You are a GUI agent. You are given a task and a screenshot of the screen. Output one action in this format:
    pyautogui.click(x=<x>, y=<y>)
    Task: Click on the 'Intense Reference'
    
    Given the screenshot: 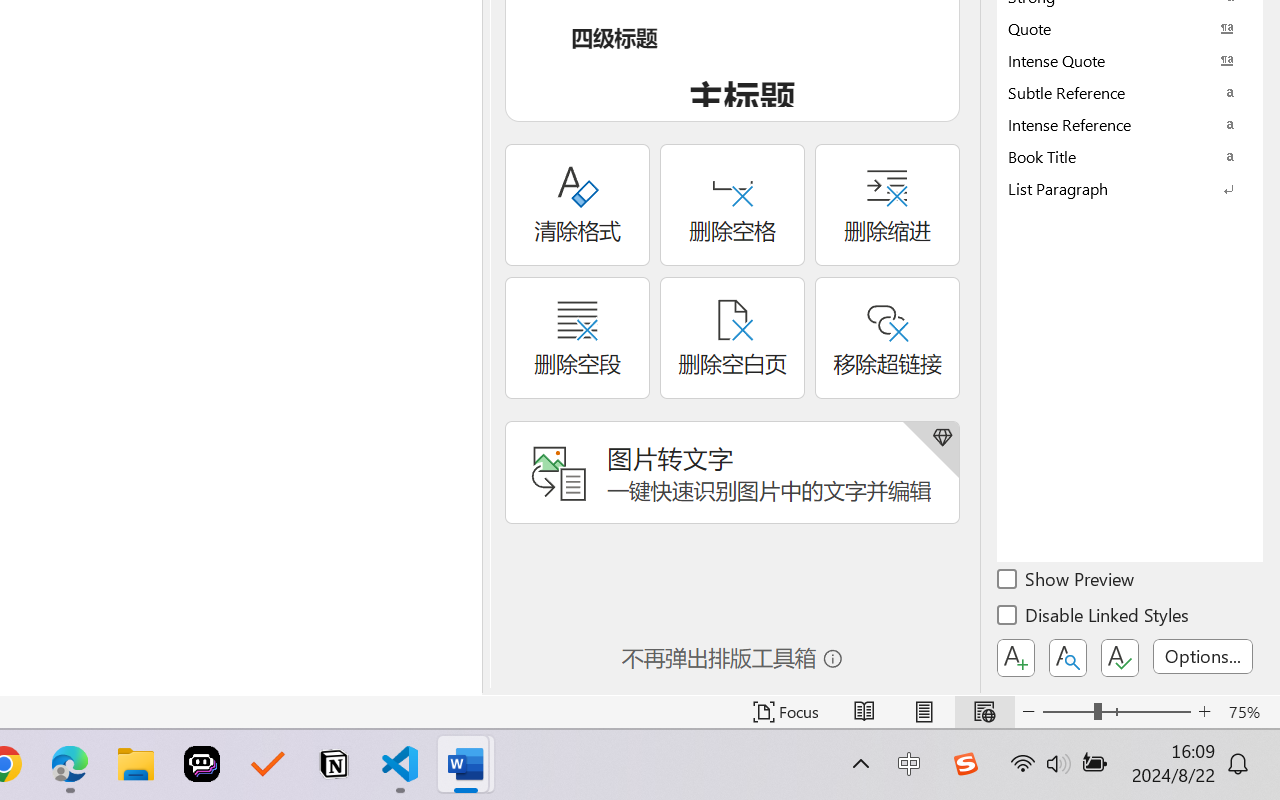 What is the action you would take?
    pyautogui.click(x=1130, y=123)
    